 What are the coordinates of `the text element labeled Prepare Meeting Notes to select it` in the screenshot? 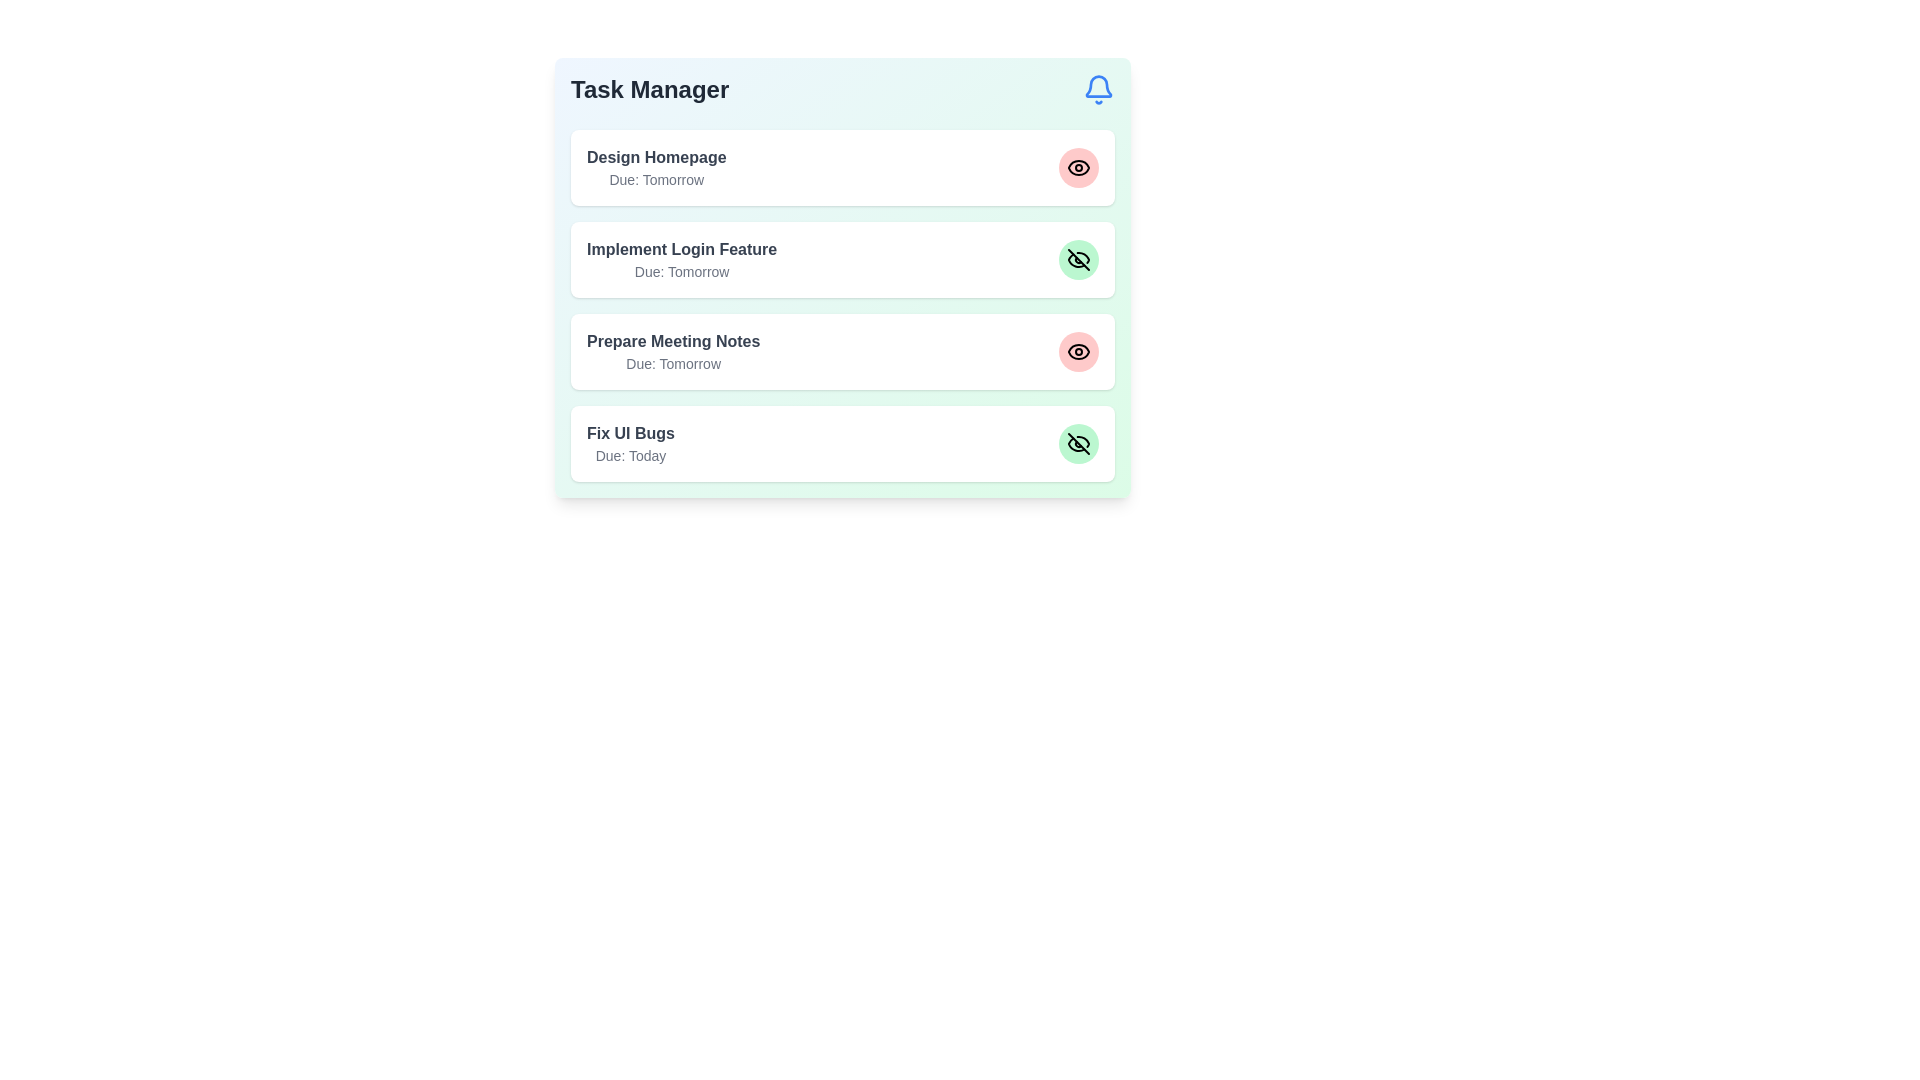 It's located at (673, 341).